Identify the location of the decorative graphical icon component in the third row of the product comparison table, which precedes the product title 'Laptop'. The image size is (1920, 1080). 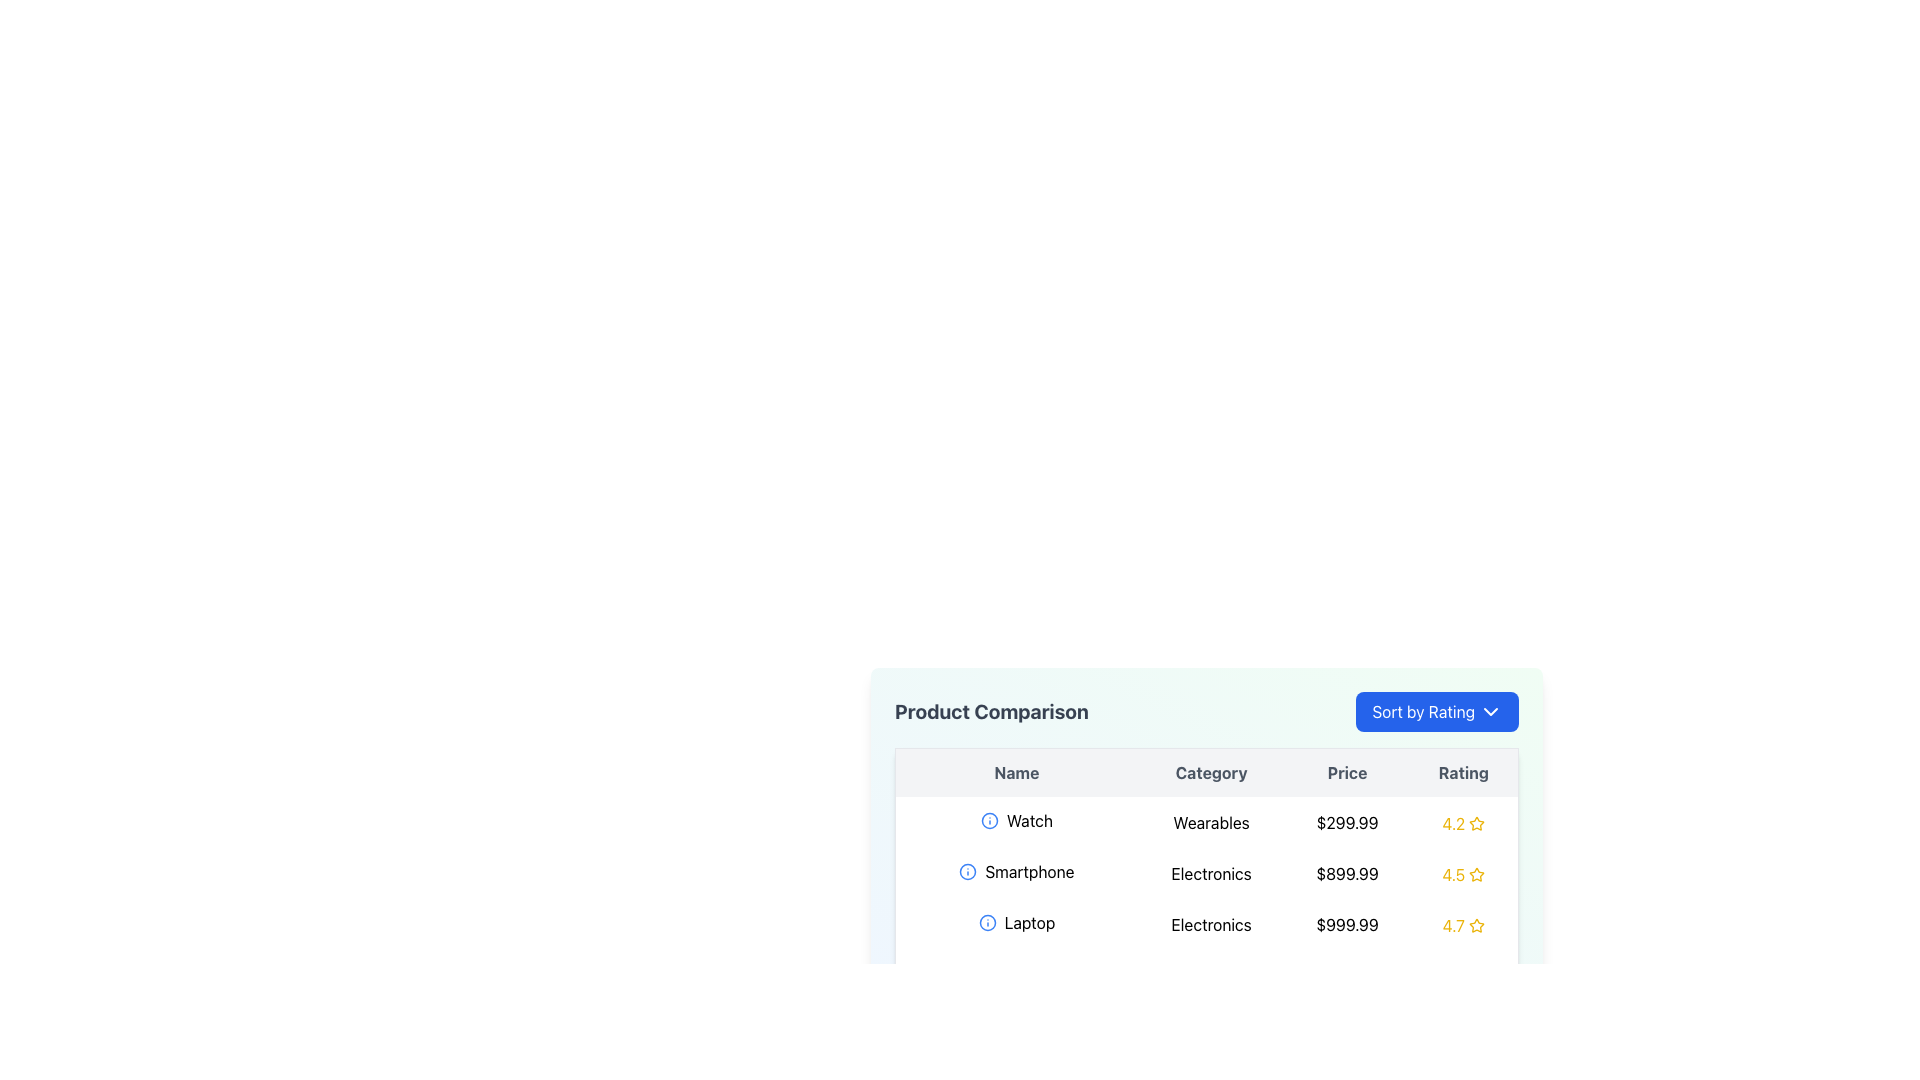
(987, 922).